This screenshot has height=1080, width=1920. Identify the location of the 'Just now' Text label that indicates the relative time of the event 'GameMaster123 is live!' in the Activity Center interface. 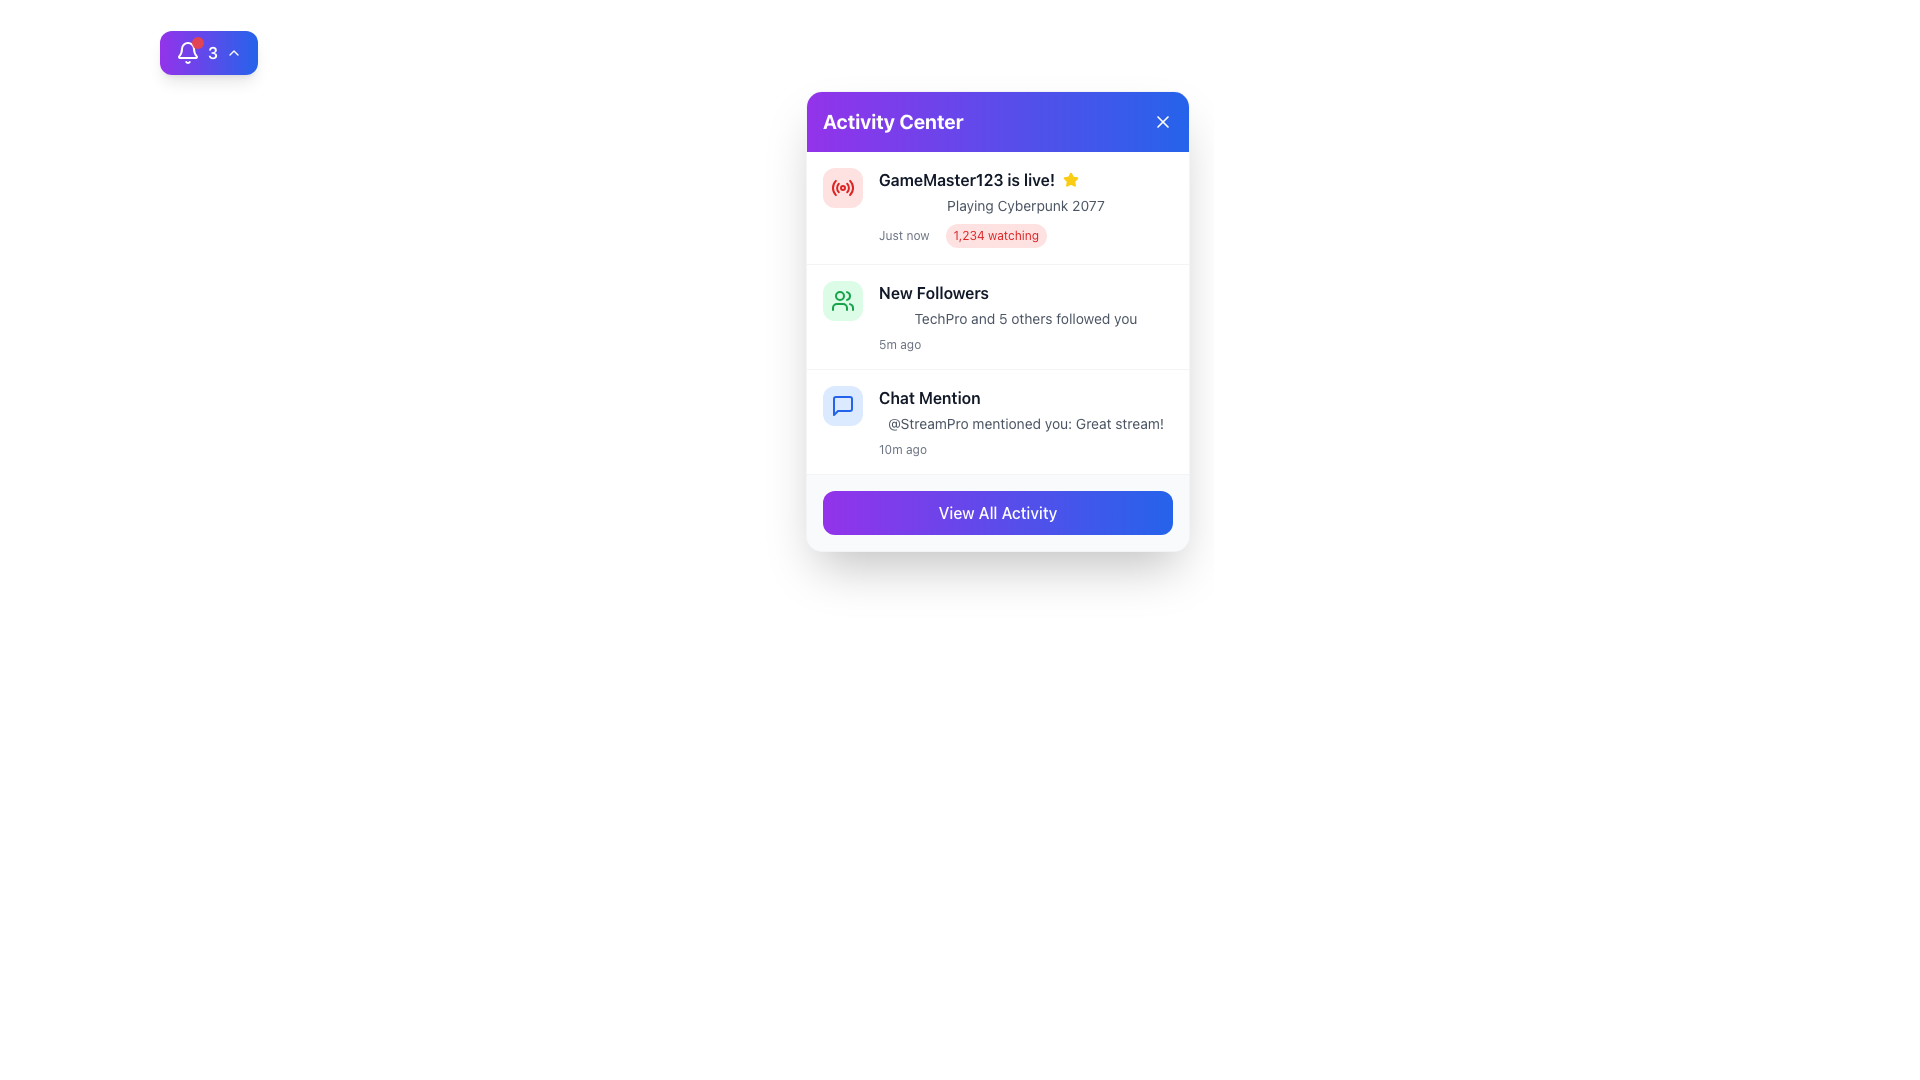
(903, 234).